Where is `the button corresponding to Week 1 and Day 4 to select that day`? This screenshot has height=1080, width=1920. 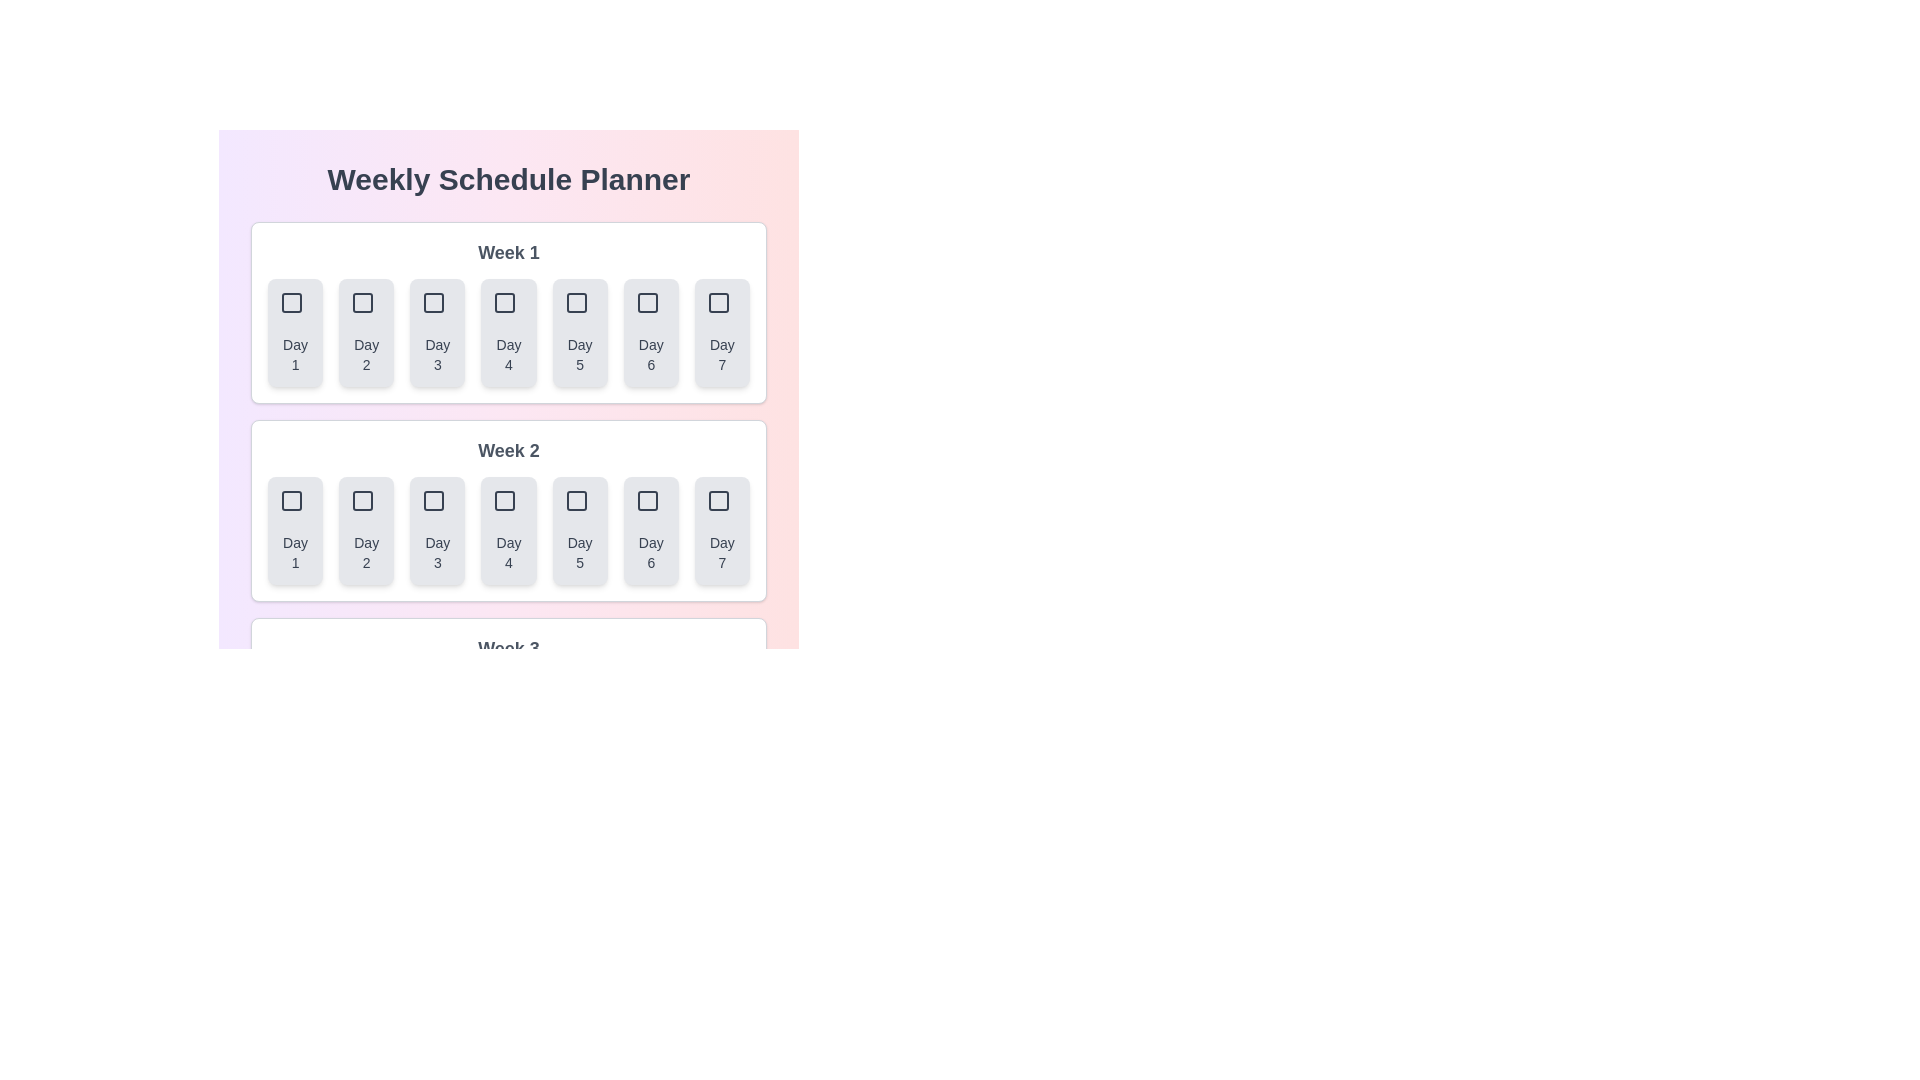
the button corresponding to Week 1 and Day 4 to select that day is located at coordinates (508, 331).